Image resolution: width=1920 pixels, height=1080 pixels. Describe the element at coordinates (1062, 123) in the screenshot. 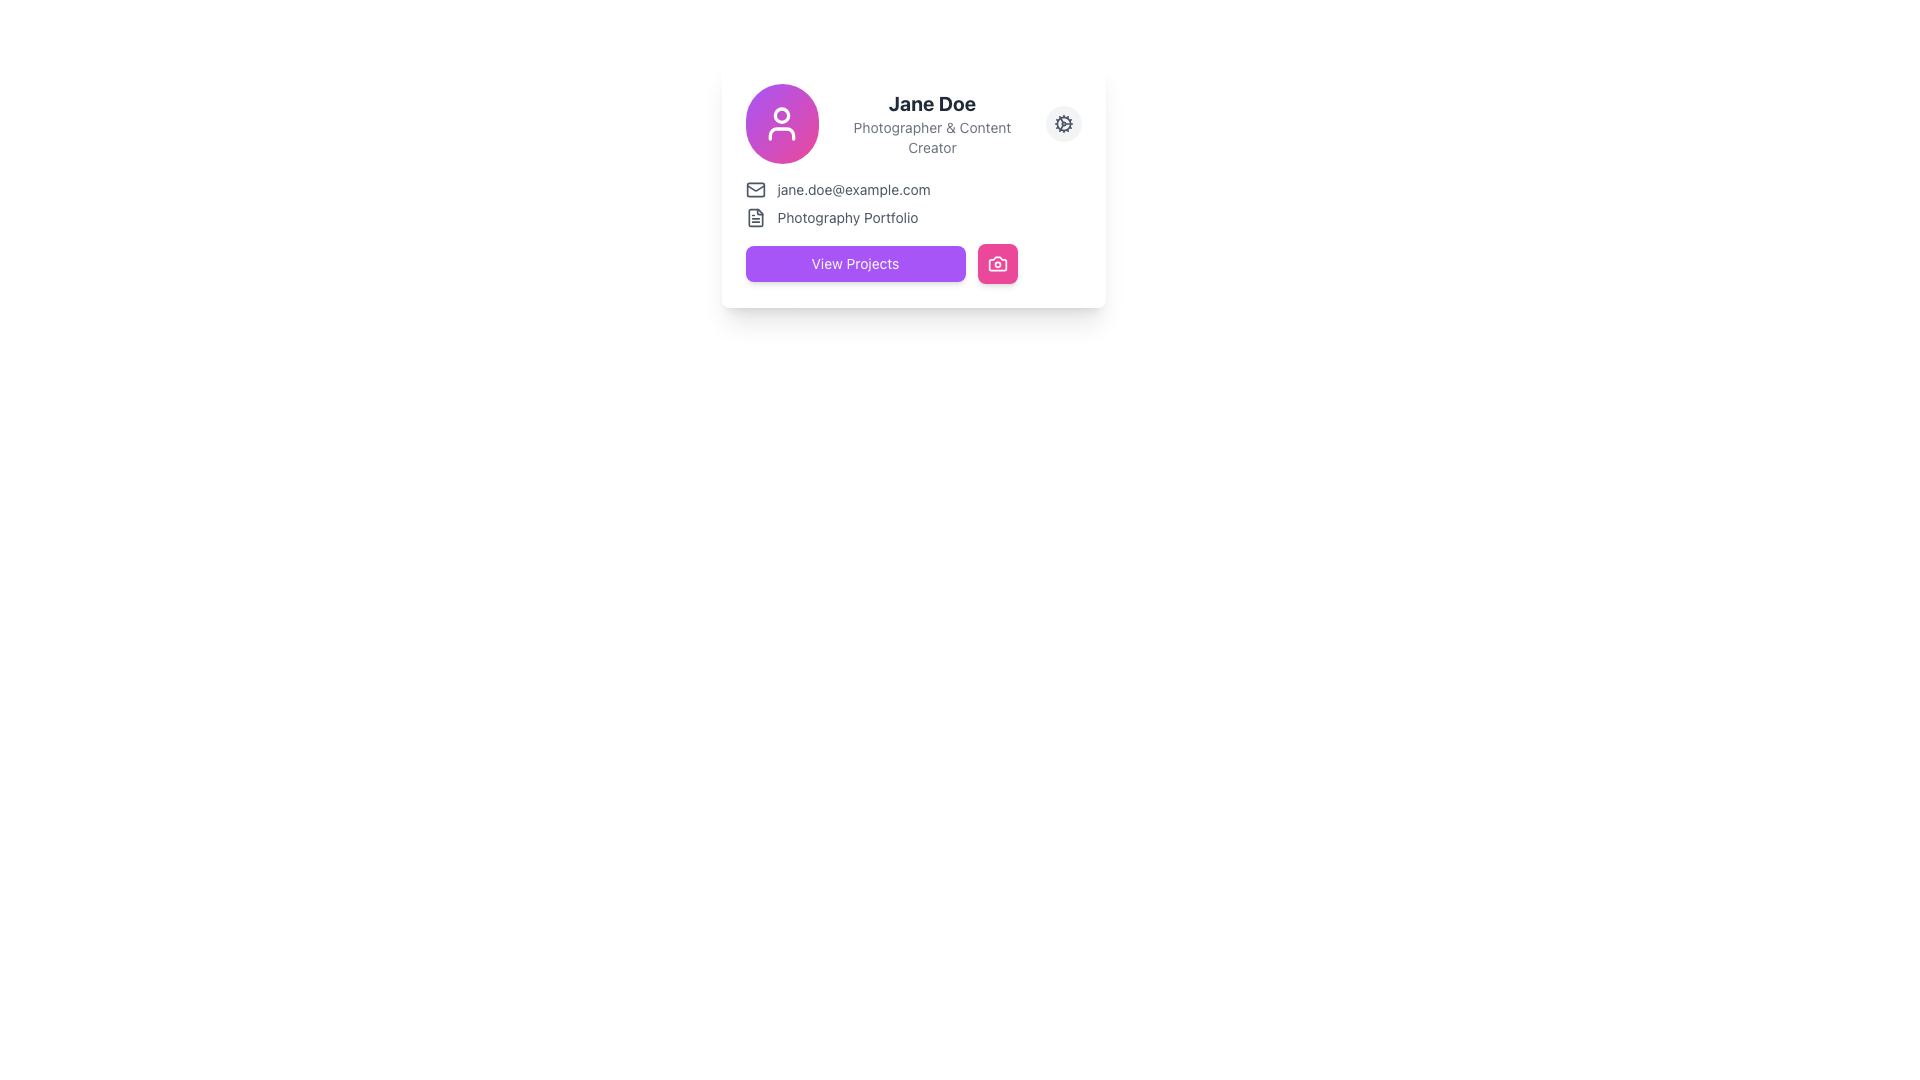

I see `the gray cogwheel icon located in the top-right corner of the user's profile card` at that location.